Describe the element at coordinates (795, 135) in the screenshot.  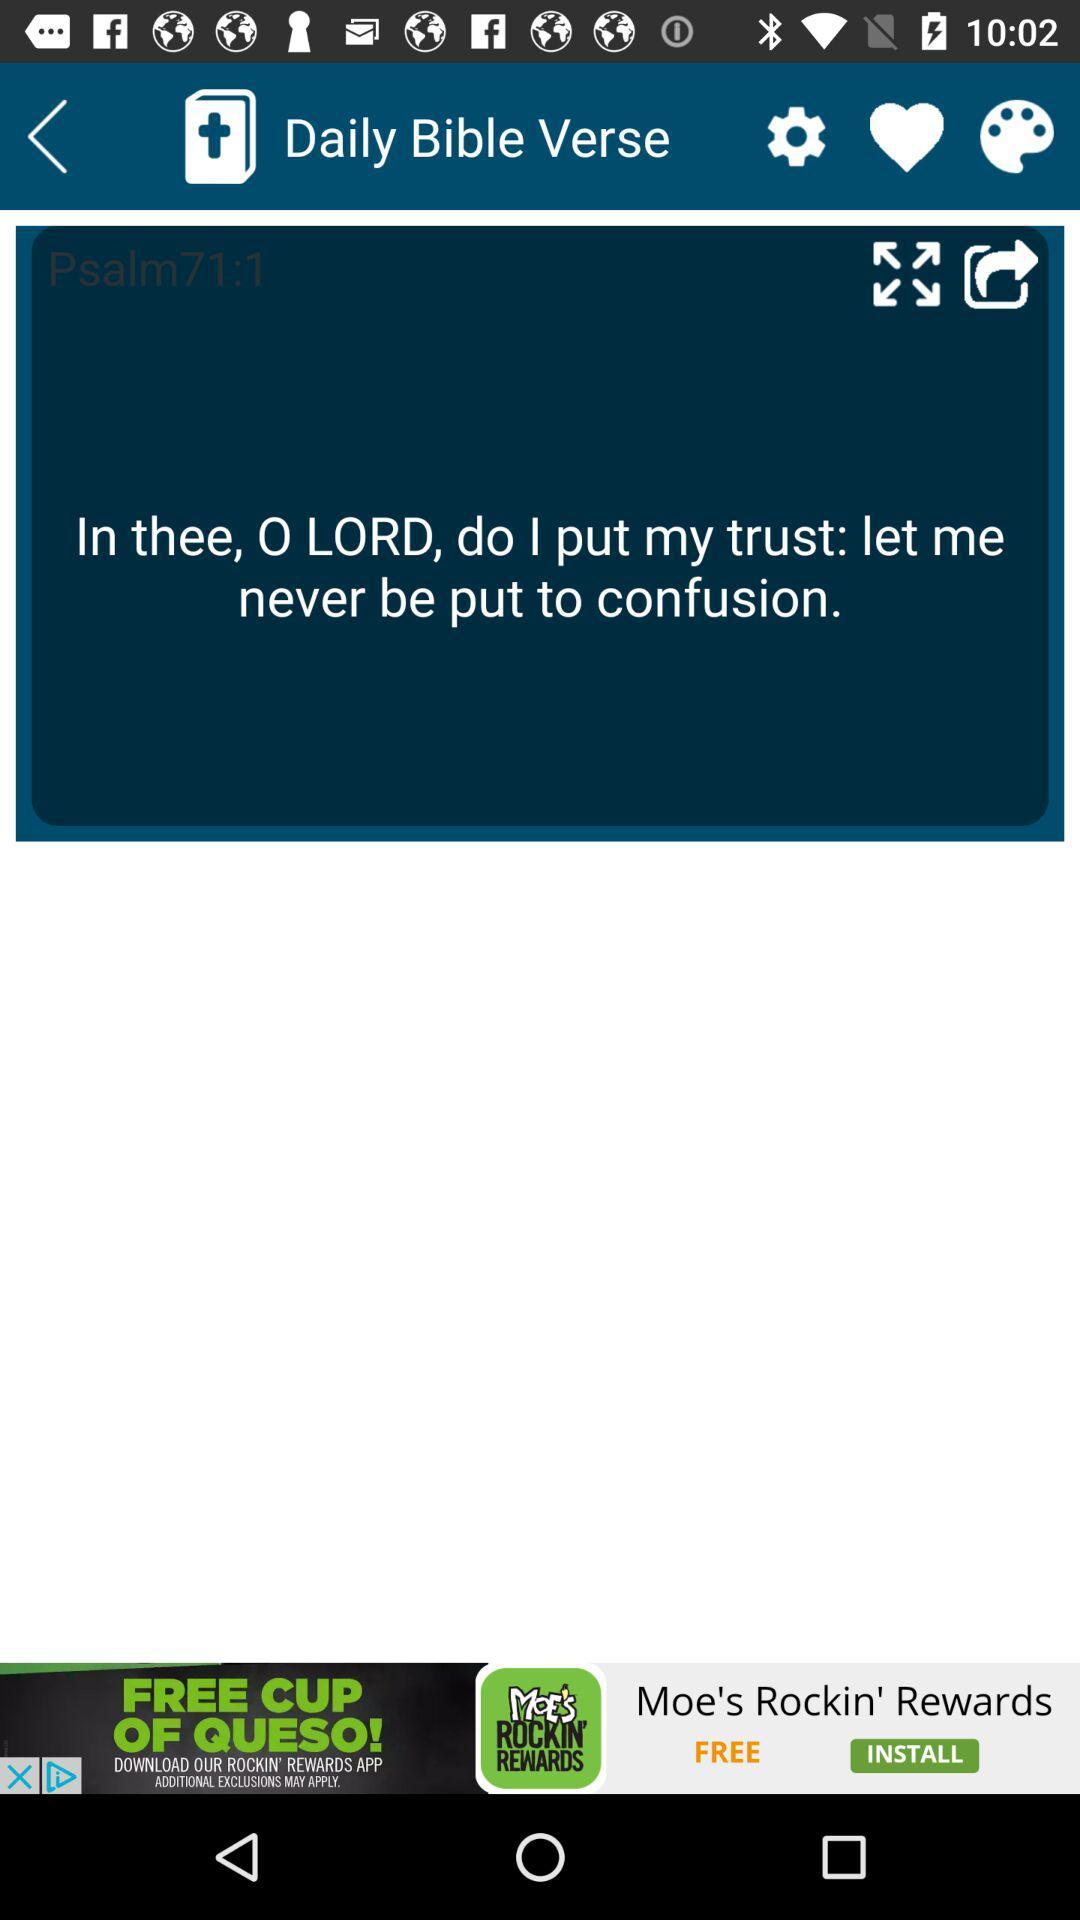
I see `options menu` at that location.